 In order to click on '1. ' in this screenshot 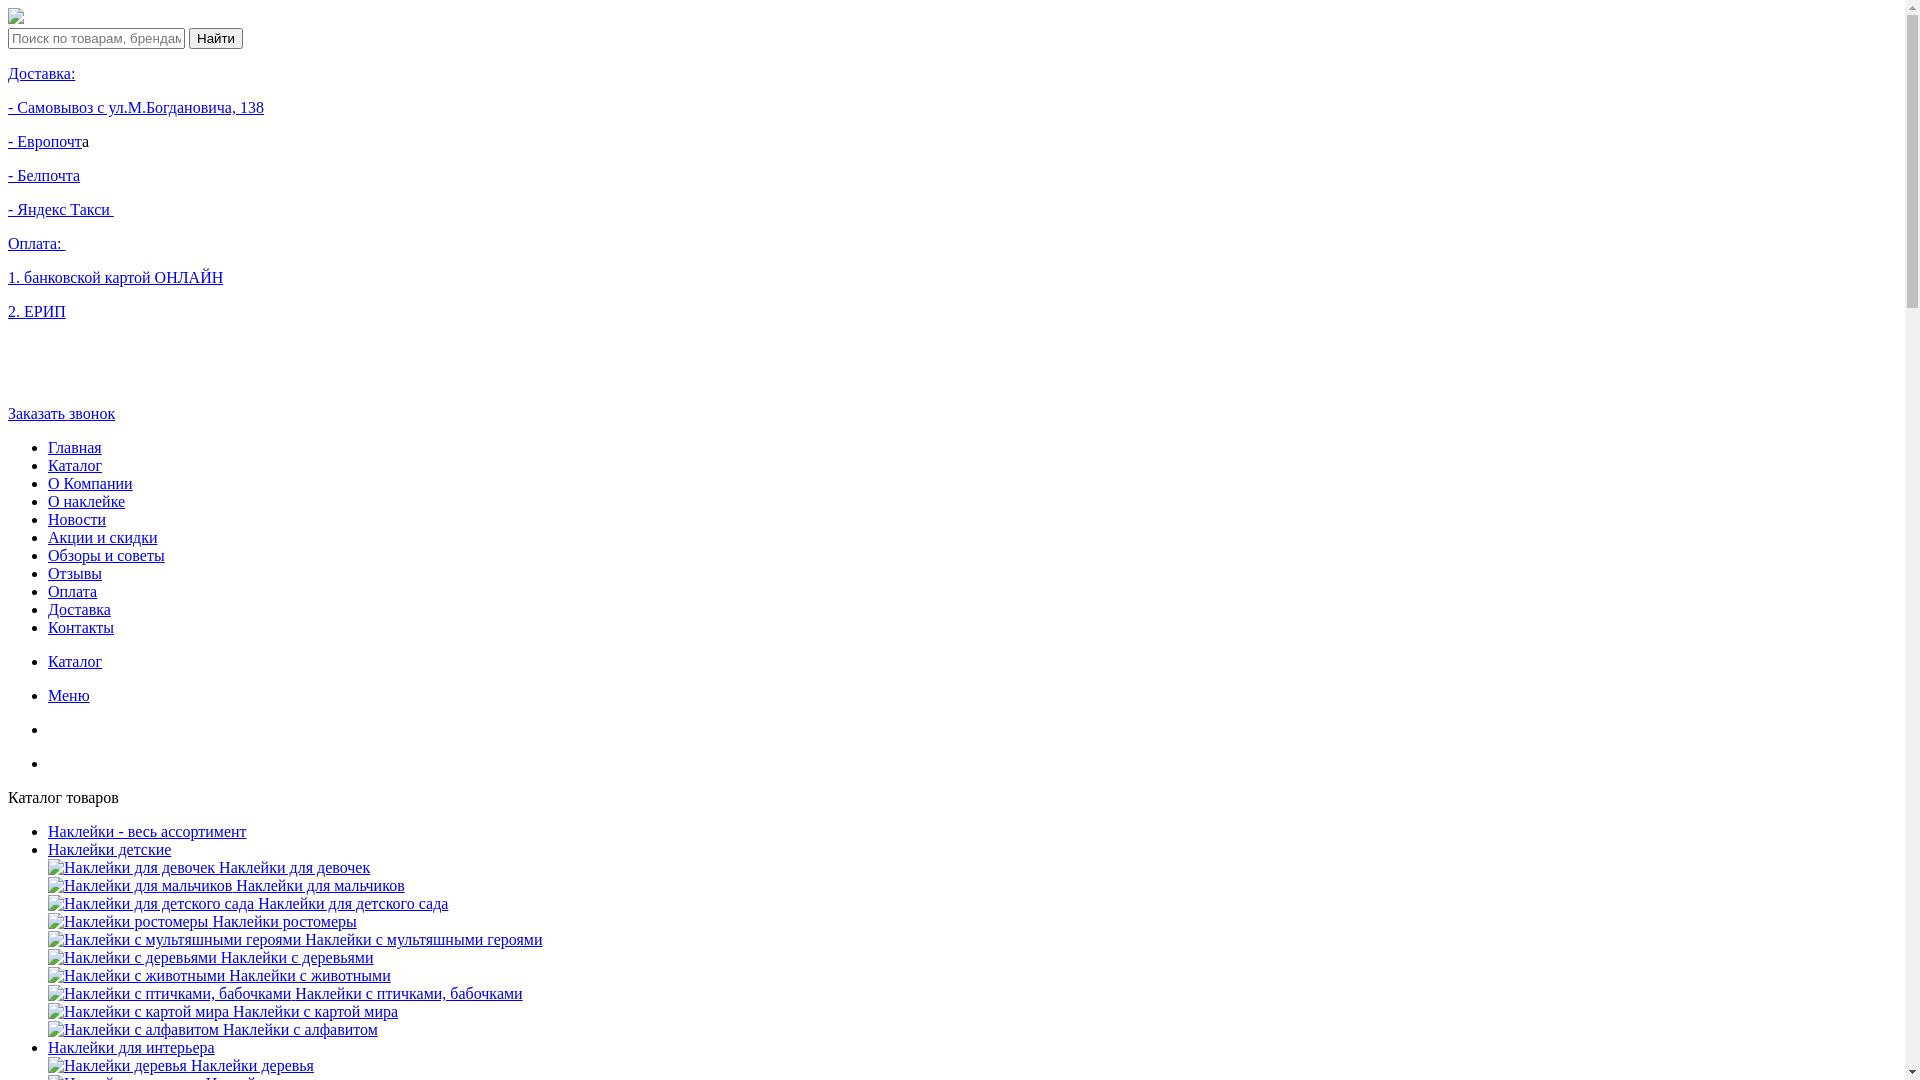, I will do `click(15, 277)`.